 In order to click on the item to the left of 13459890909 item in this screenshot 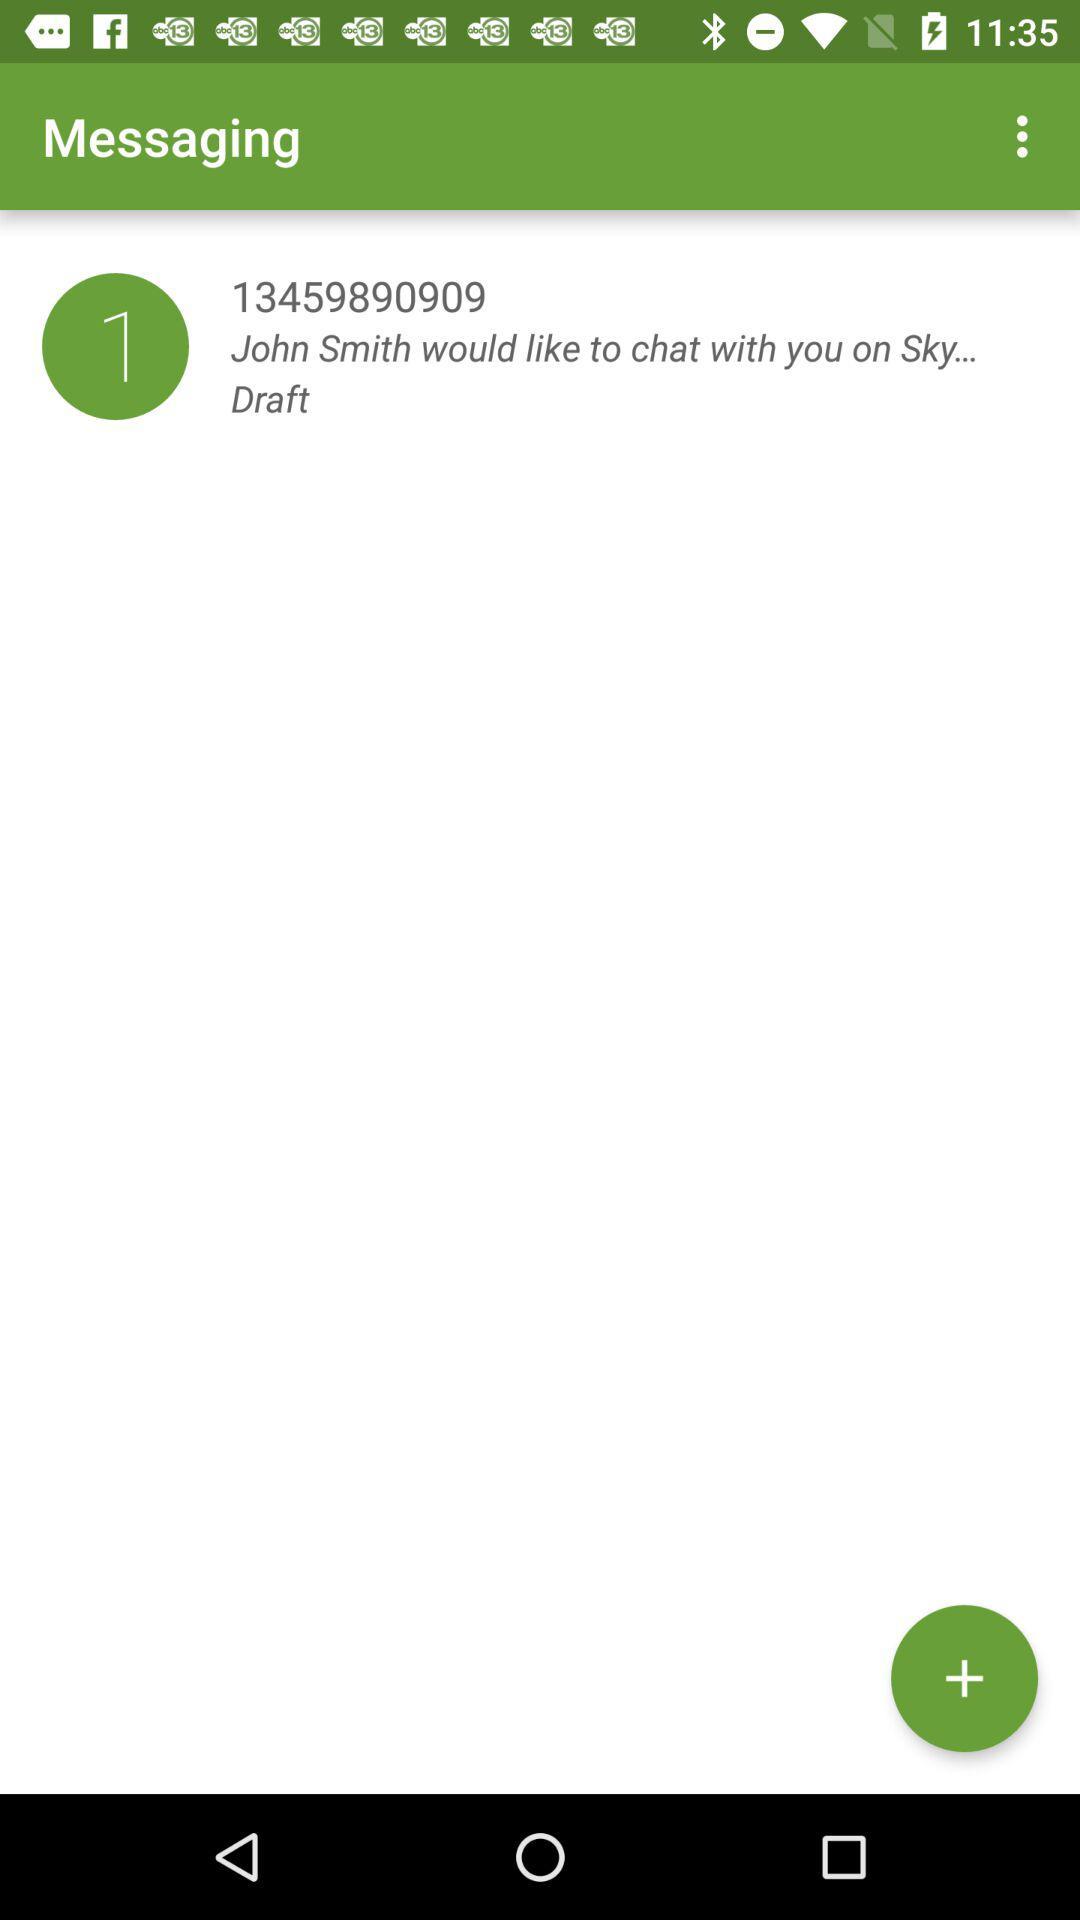, I will do `click(115, 346)`.